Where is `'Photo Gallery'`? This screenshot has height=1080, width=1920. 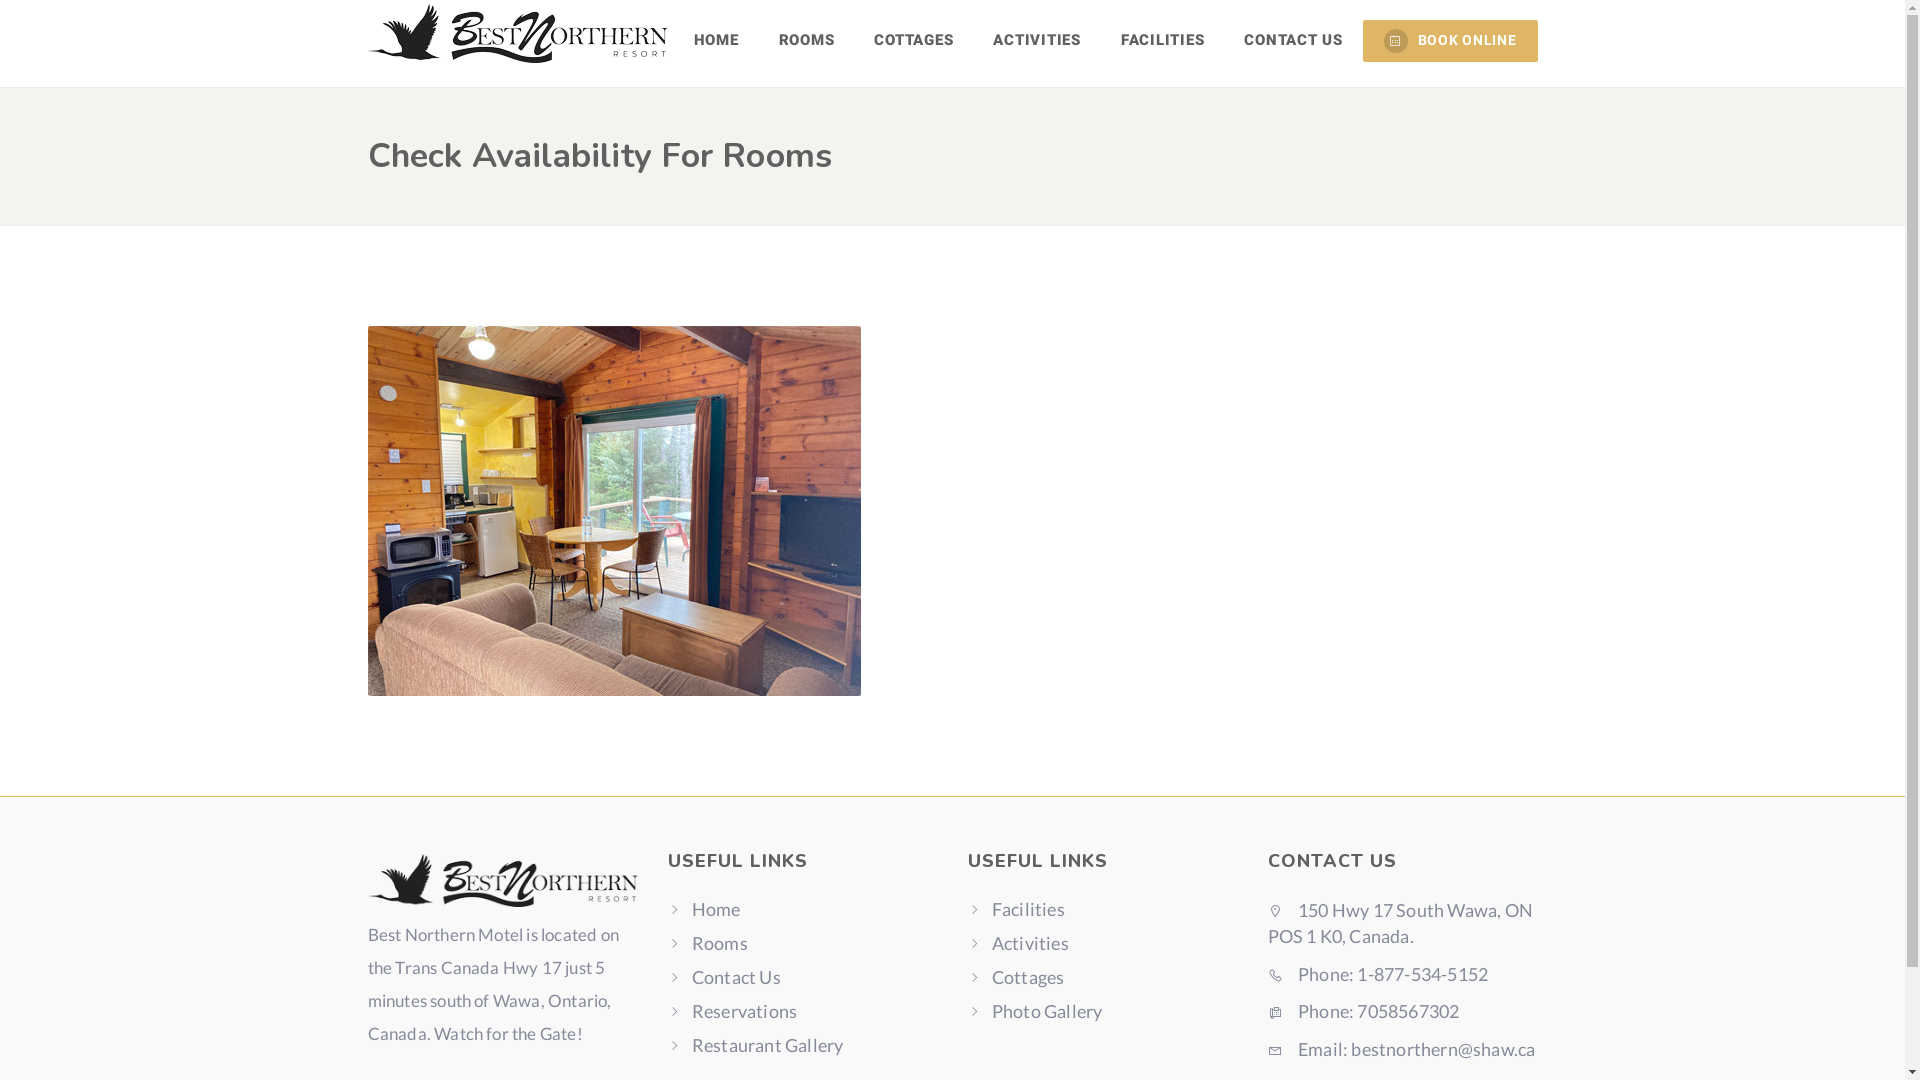 'Photo Gallery' is located at coordinates (992, 1010).